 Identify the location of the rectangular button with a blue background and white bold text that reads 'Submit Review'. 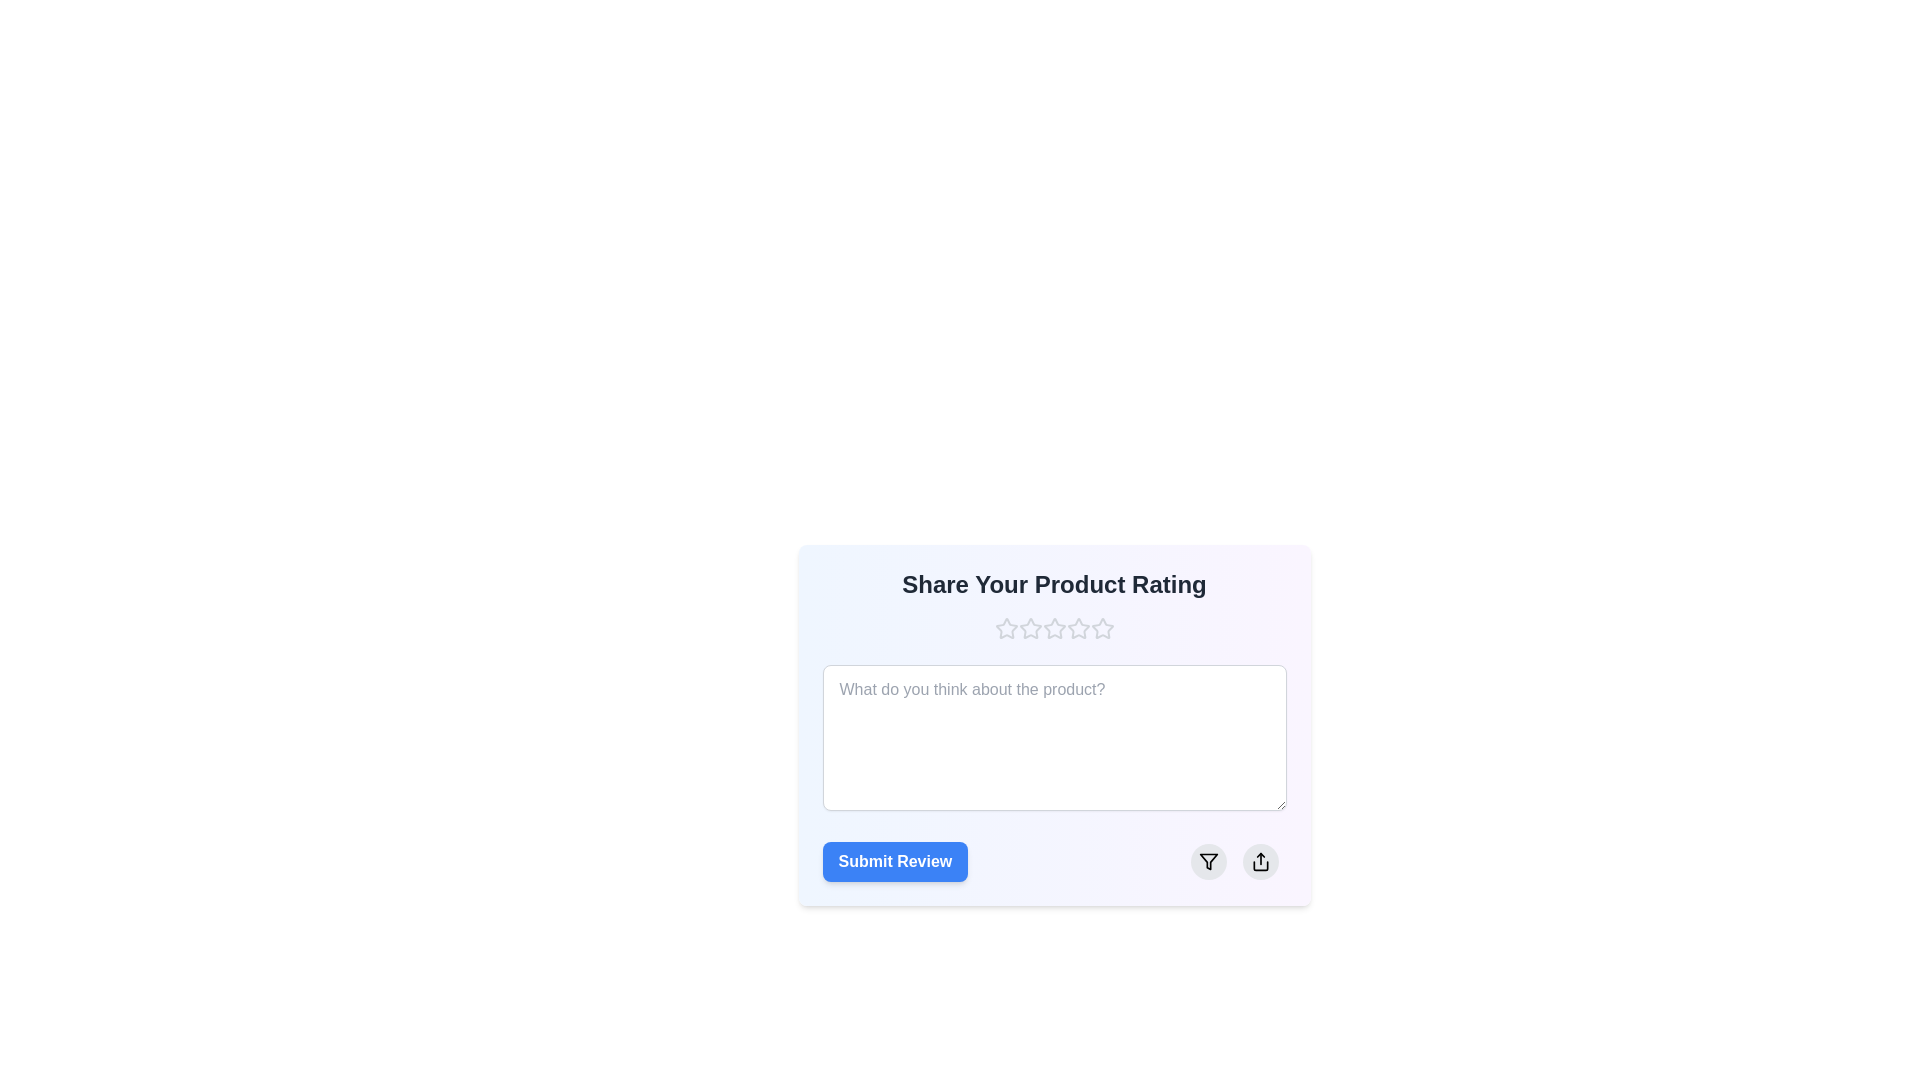
(894, 860).